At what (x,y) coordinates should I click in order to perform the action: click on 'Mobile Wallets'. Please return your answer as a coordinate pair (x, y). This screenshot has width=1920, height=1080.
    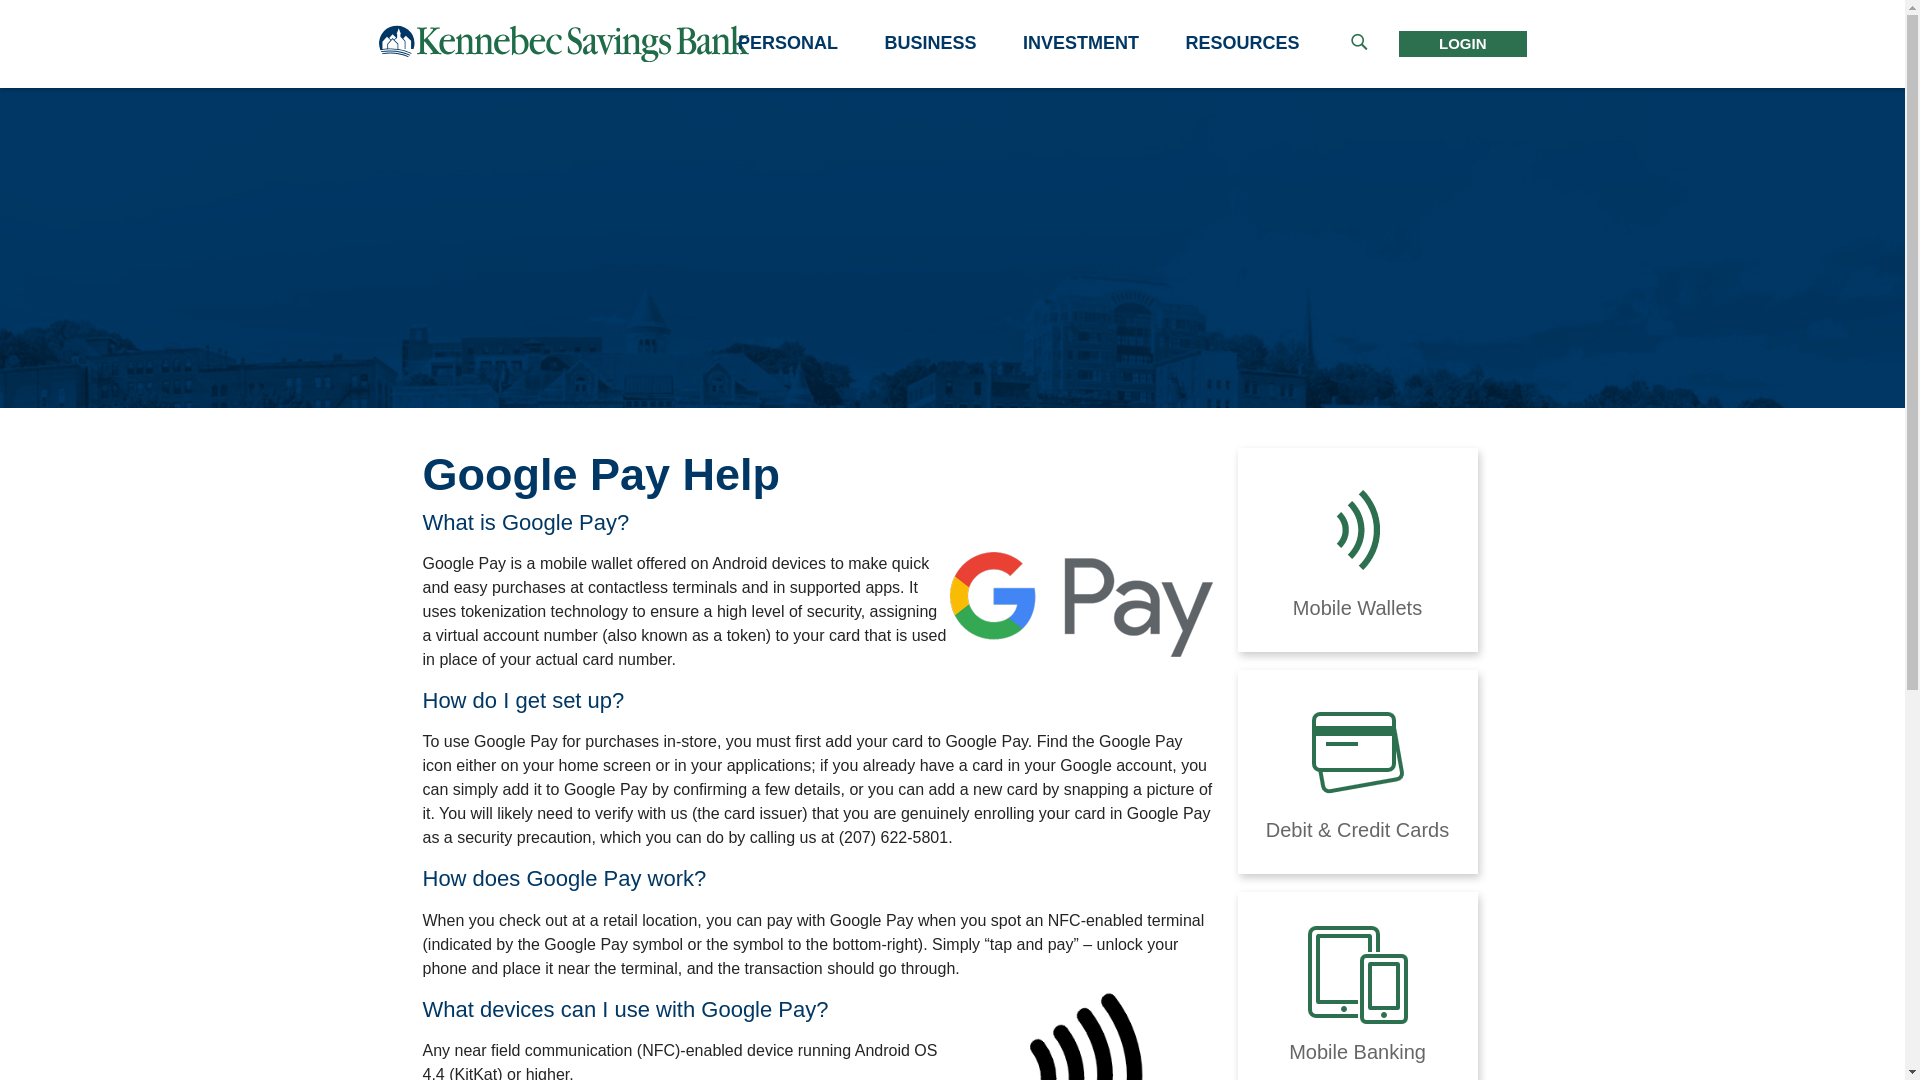
    Looking at the image, I should click on (1358, 550).